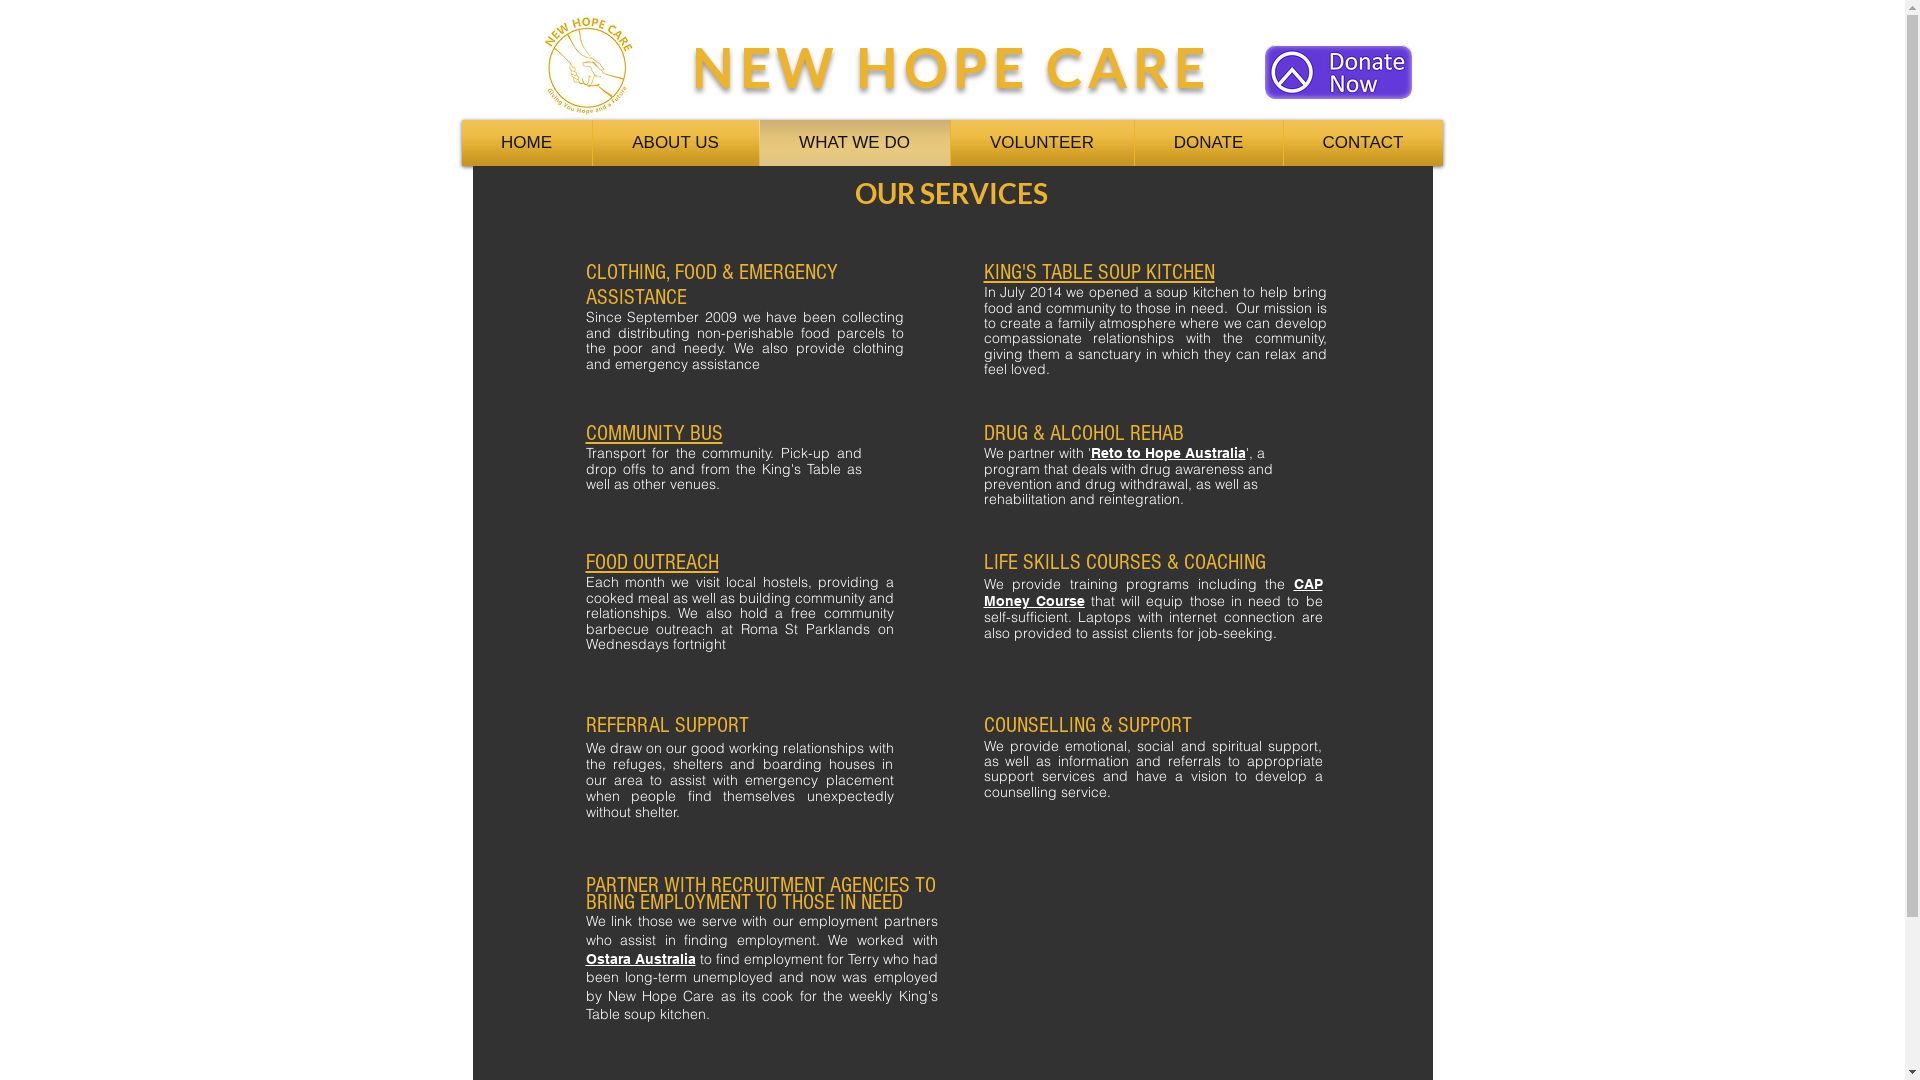 Image resolution: width=1920 pixels, height=1080 pixels. I want to click on 'ABOUT US', so click(676, 141).